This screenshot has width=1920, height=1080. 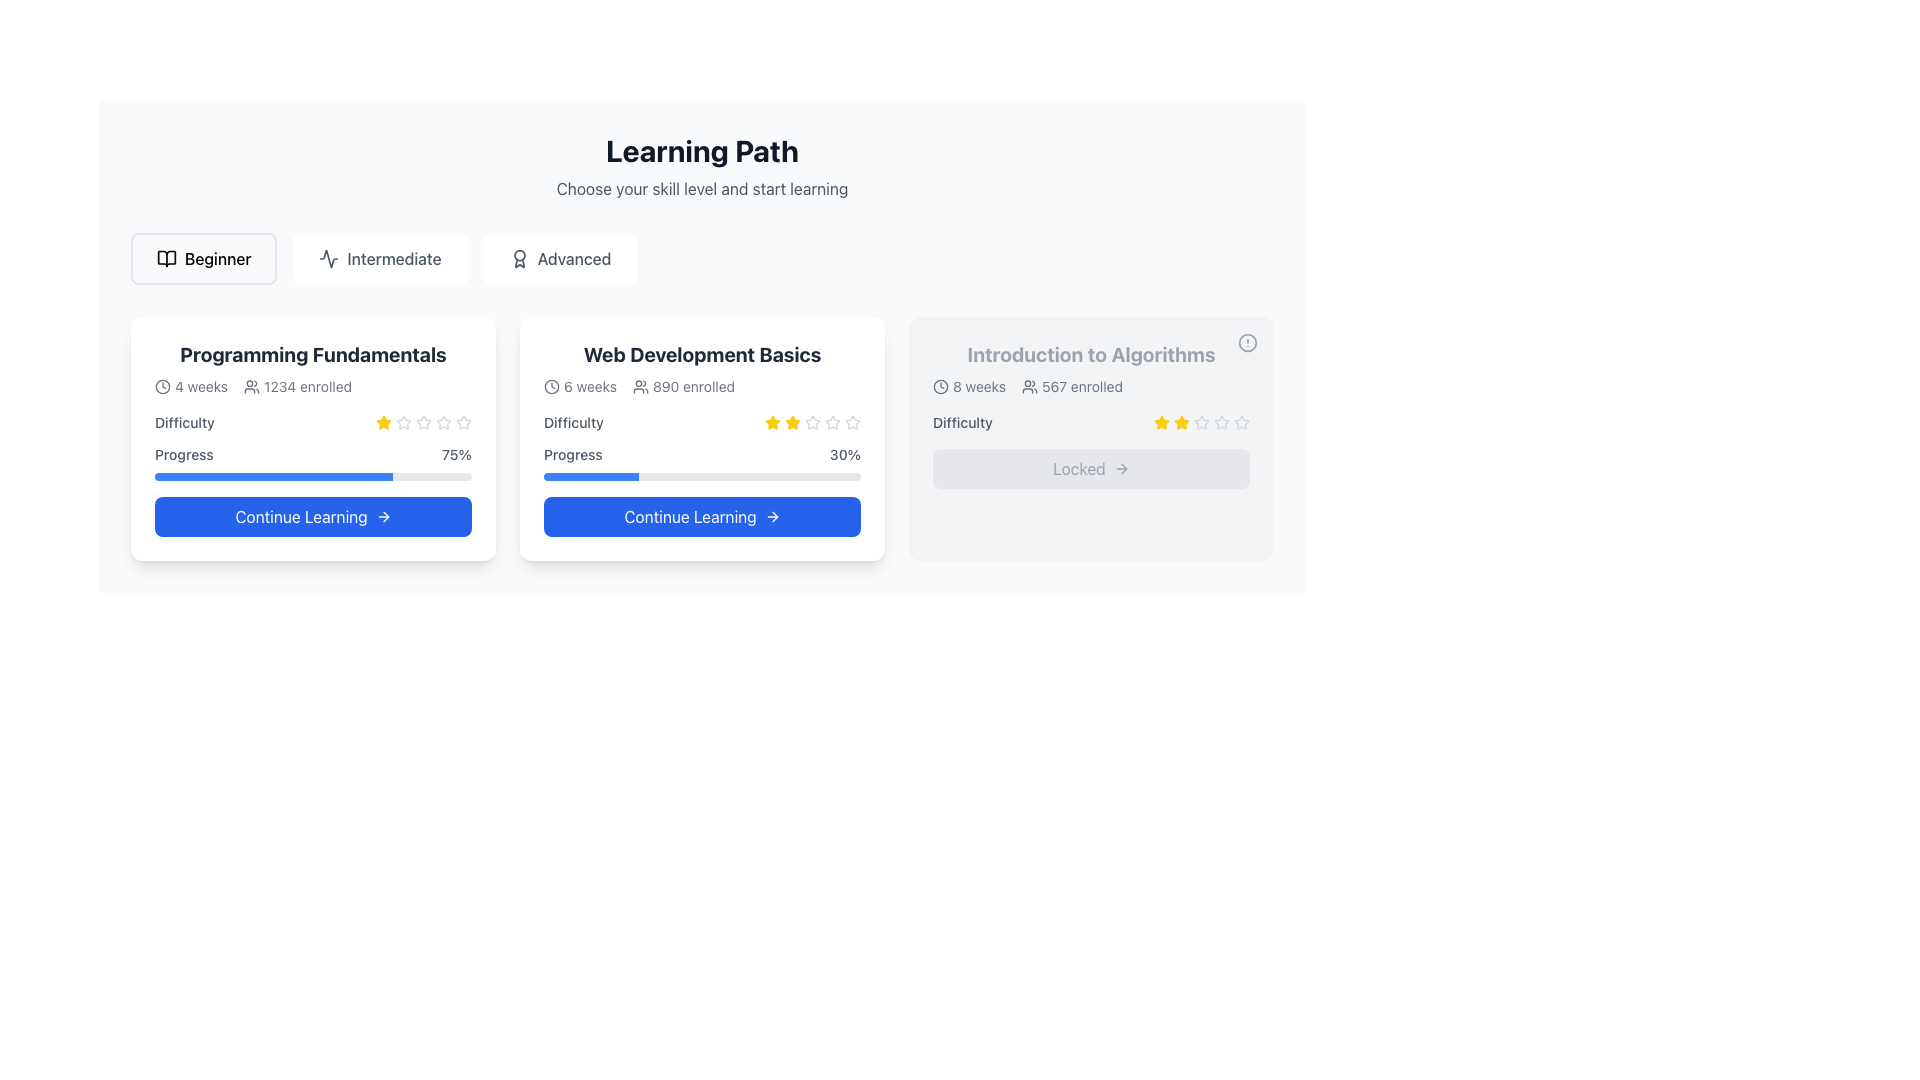 I want to click on the informational text displaying course duration and enrolled participants located in the third card under the 'Introduction to Algorithms' section, so click(x=1090, y=386).